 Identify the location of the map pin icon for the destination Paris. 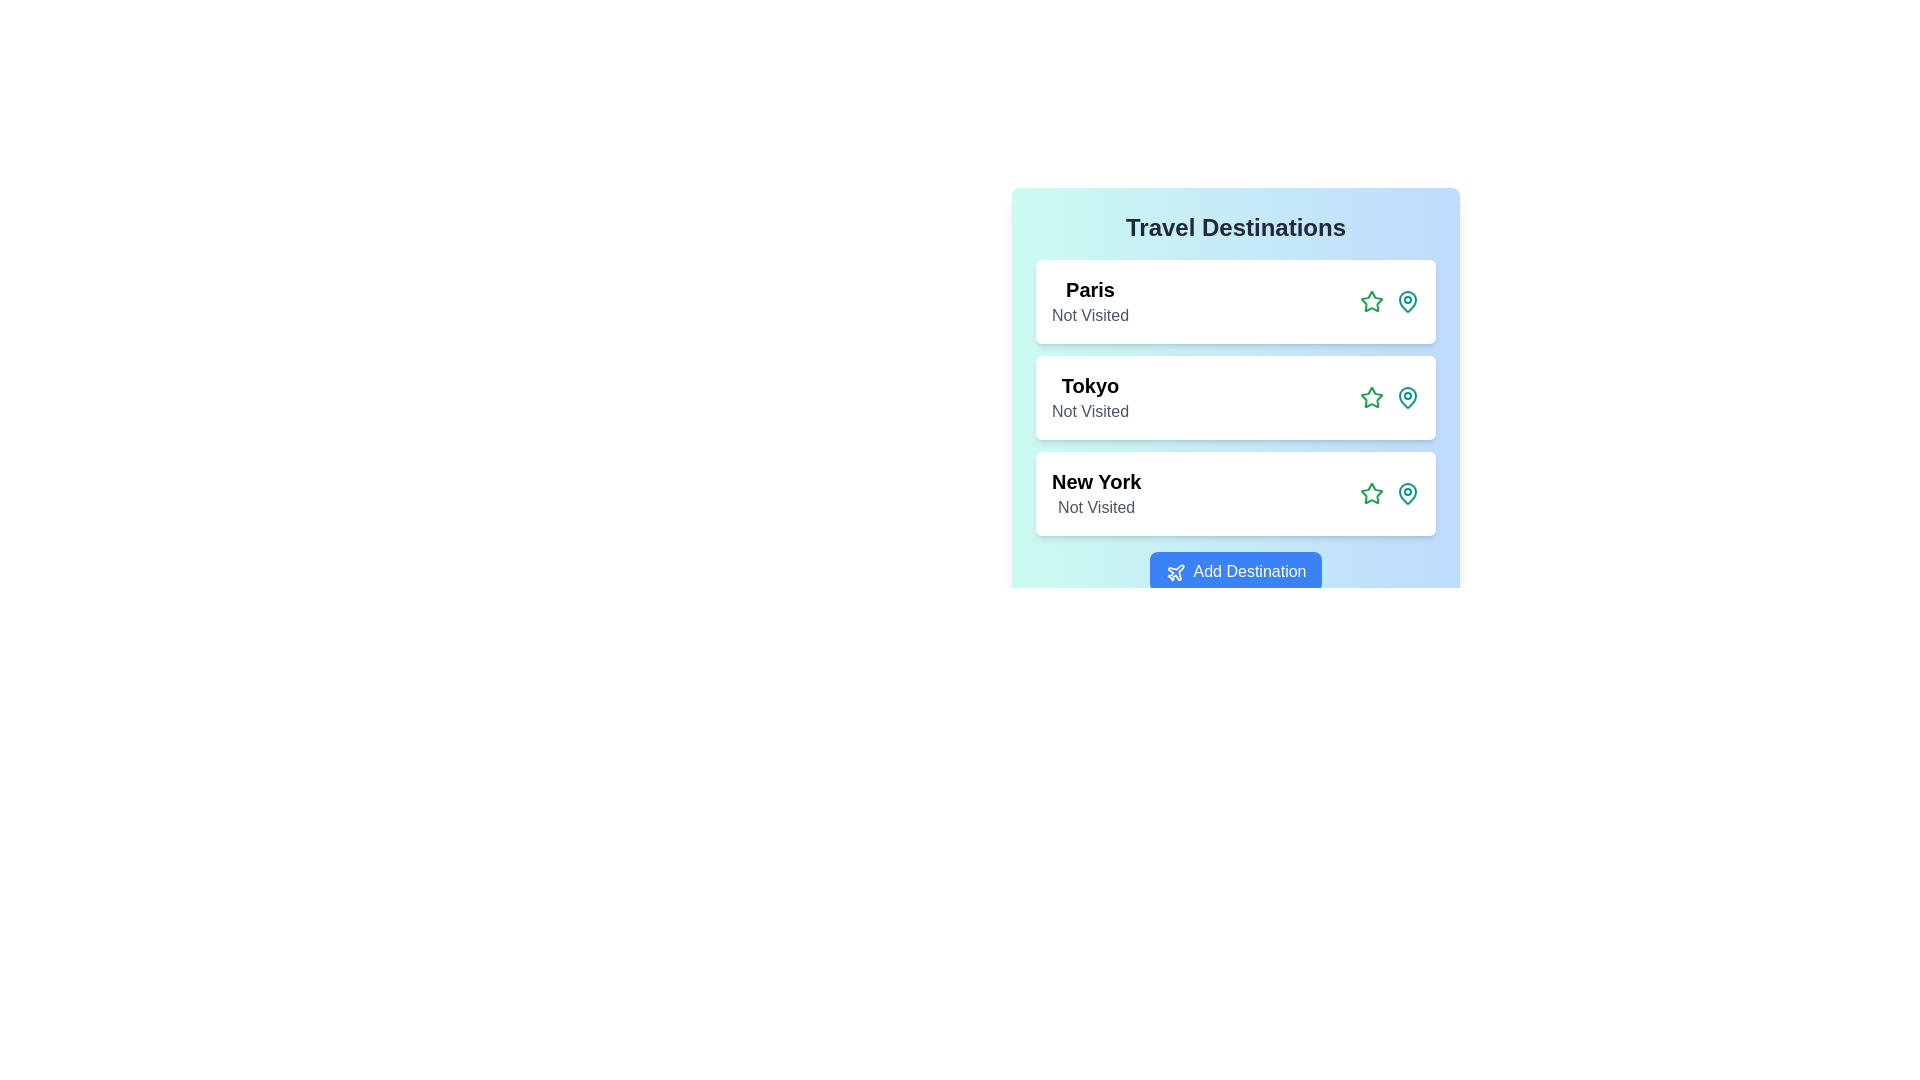
(1406, 301).